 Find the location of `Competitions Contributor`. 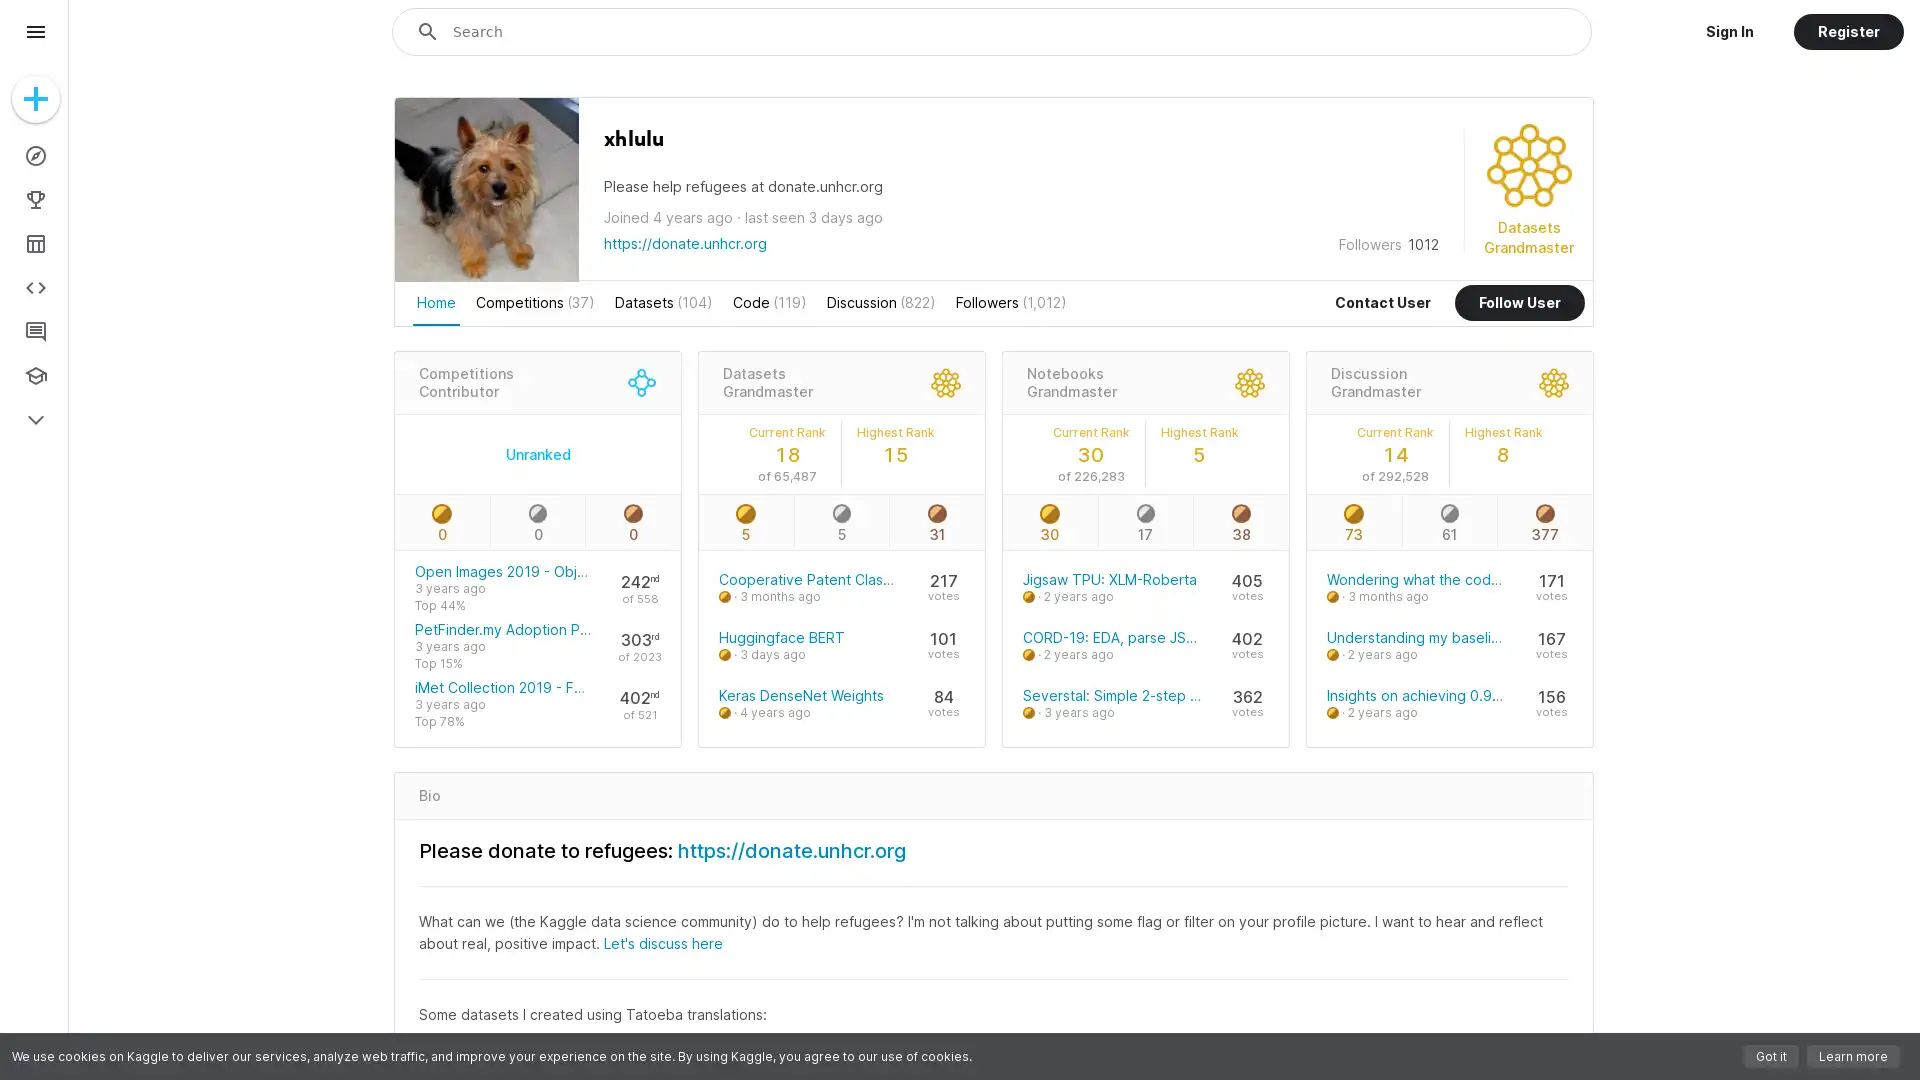

Competitions Contributor is located at coordinates (465, 382).